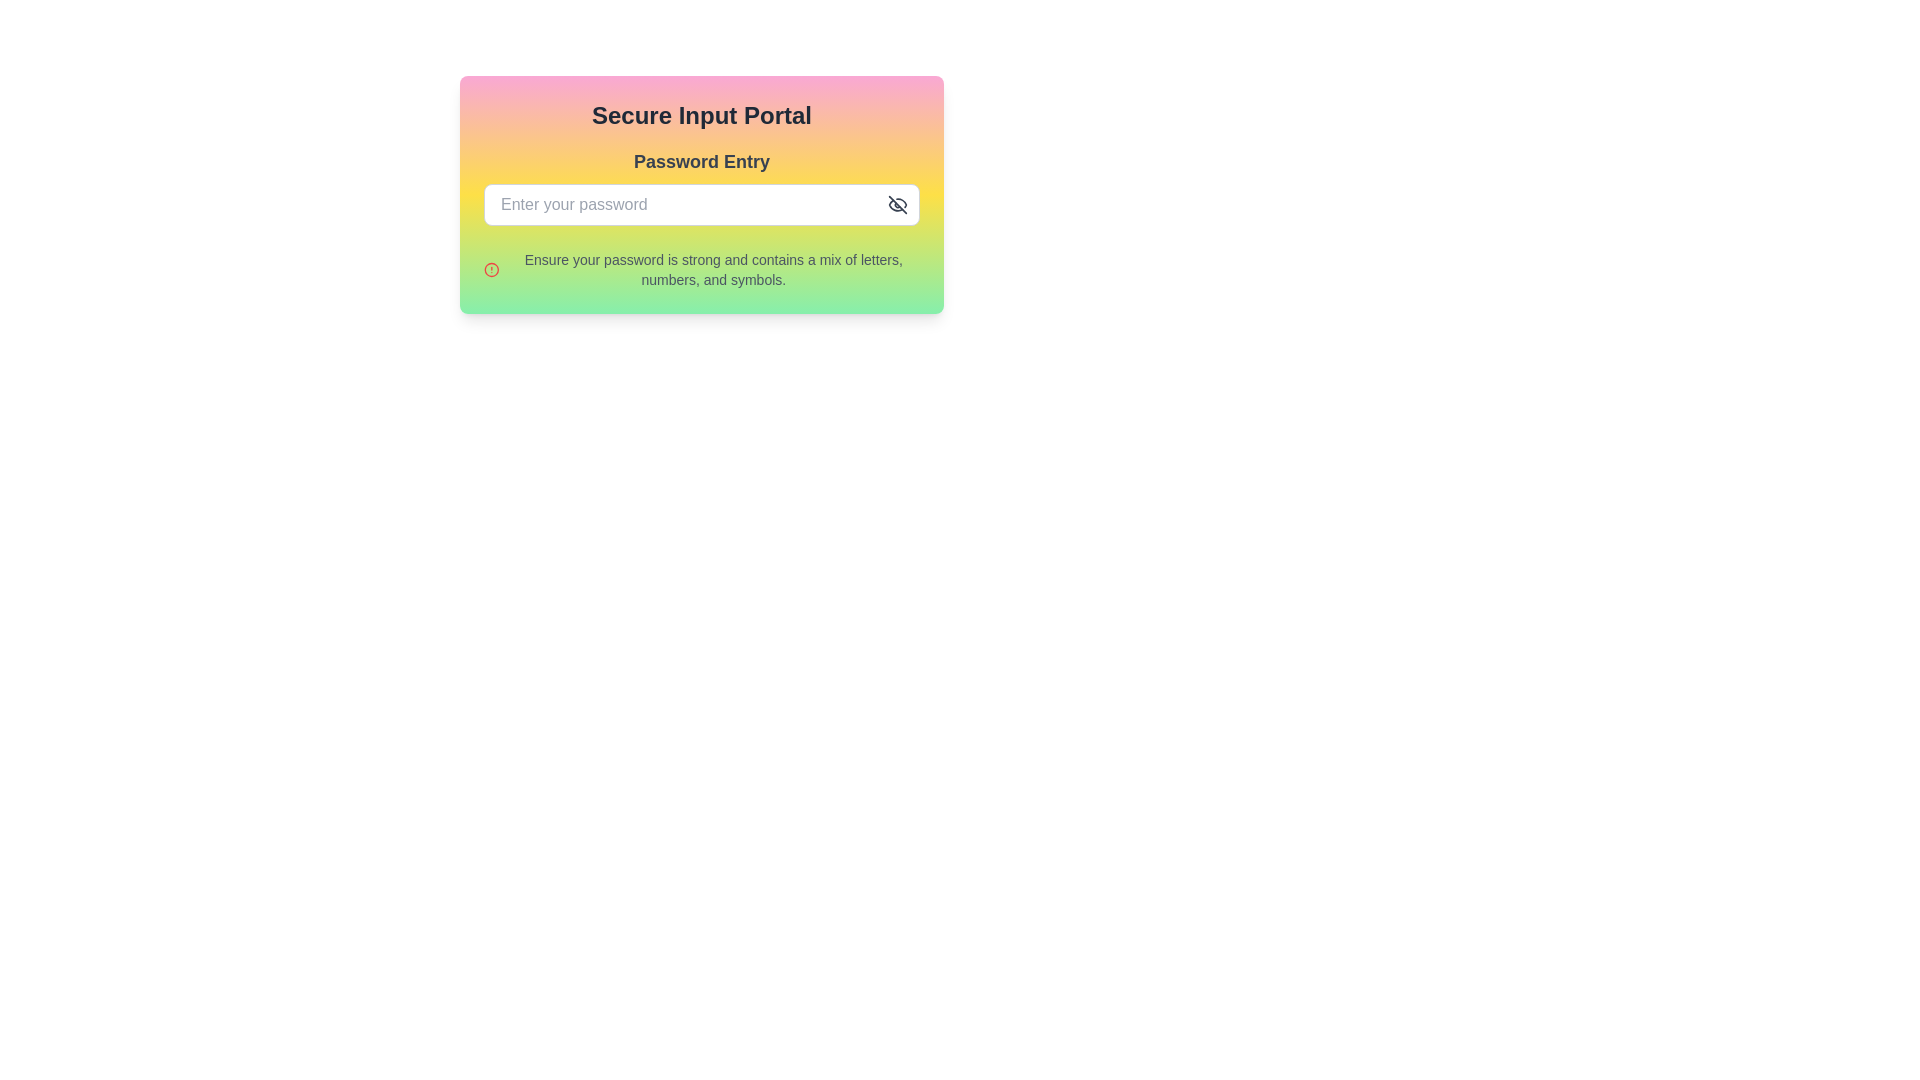 Image resolution: width=1920 pixels, height=1080 pixels. I want to click on the circular alert symbol that represents warnings related to password strength or requirements in the Secure Input Portal interface, so click(491, 270).